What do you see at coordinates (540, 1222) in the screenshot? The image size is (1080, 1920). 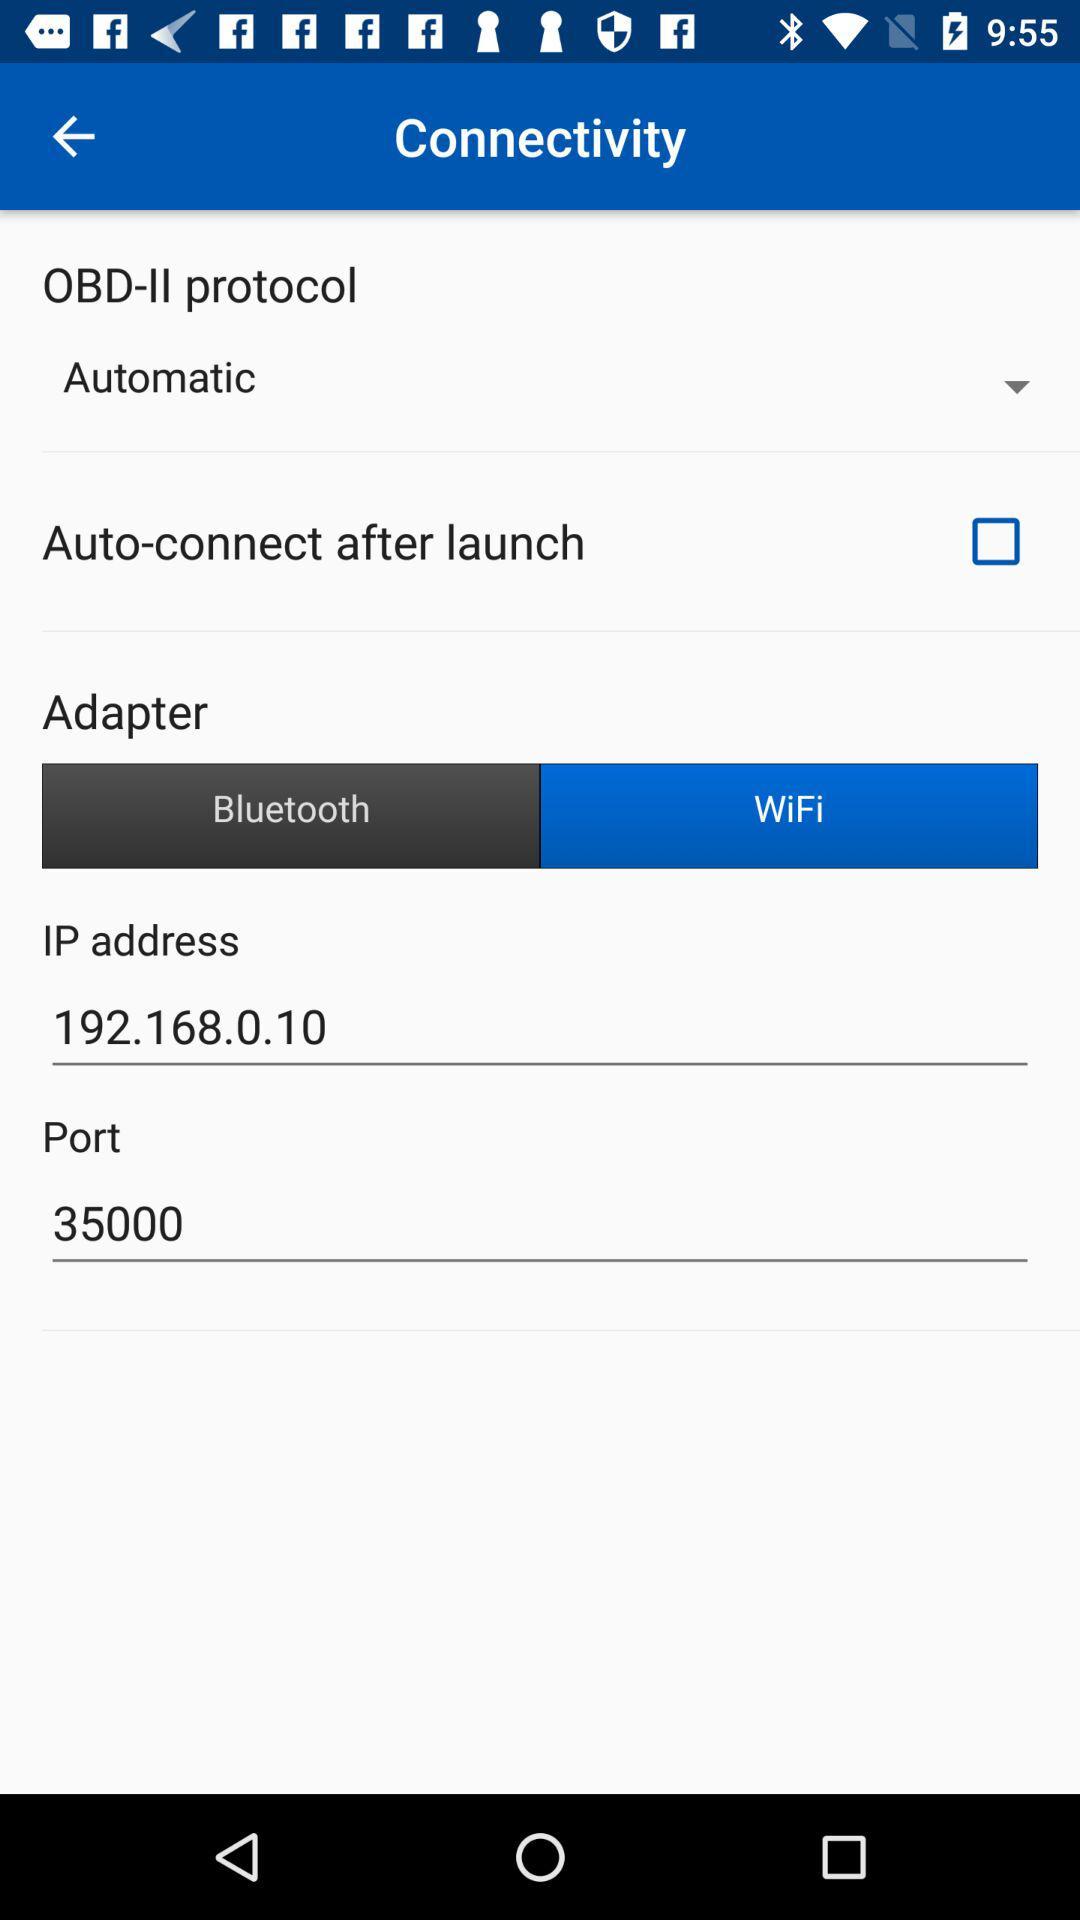 I see `the 35000 item` at bounding box center [540, 1222].